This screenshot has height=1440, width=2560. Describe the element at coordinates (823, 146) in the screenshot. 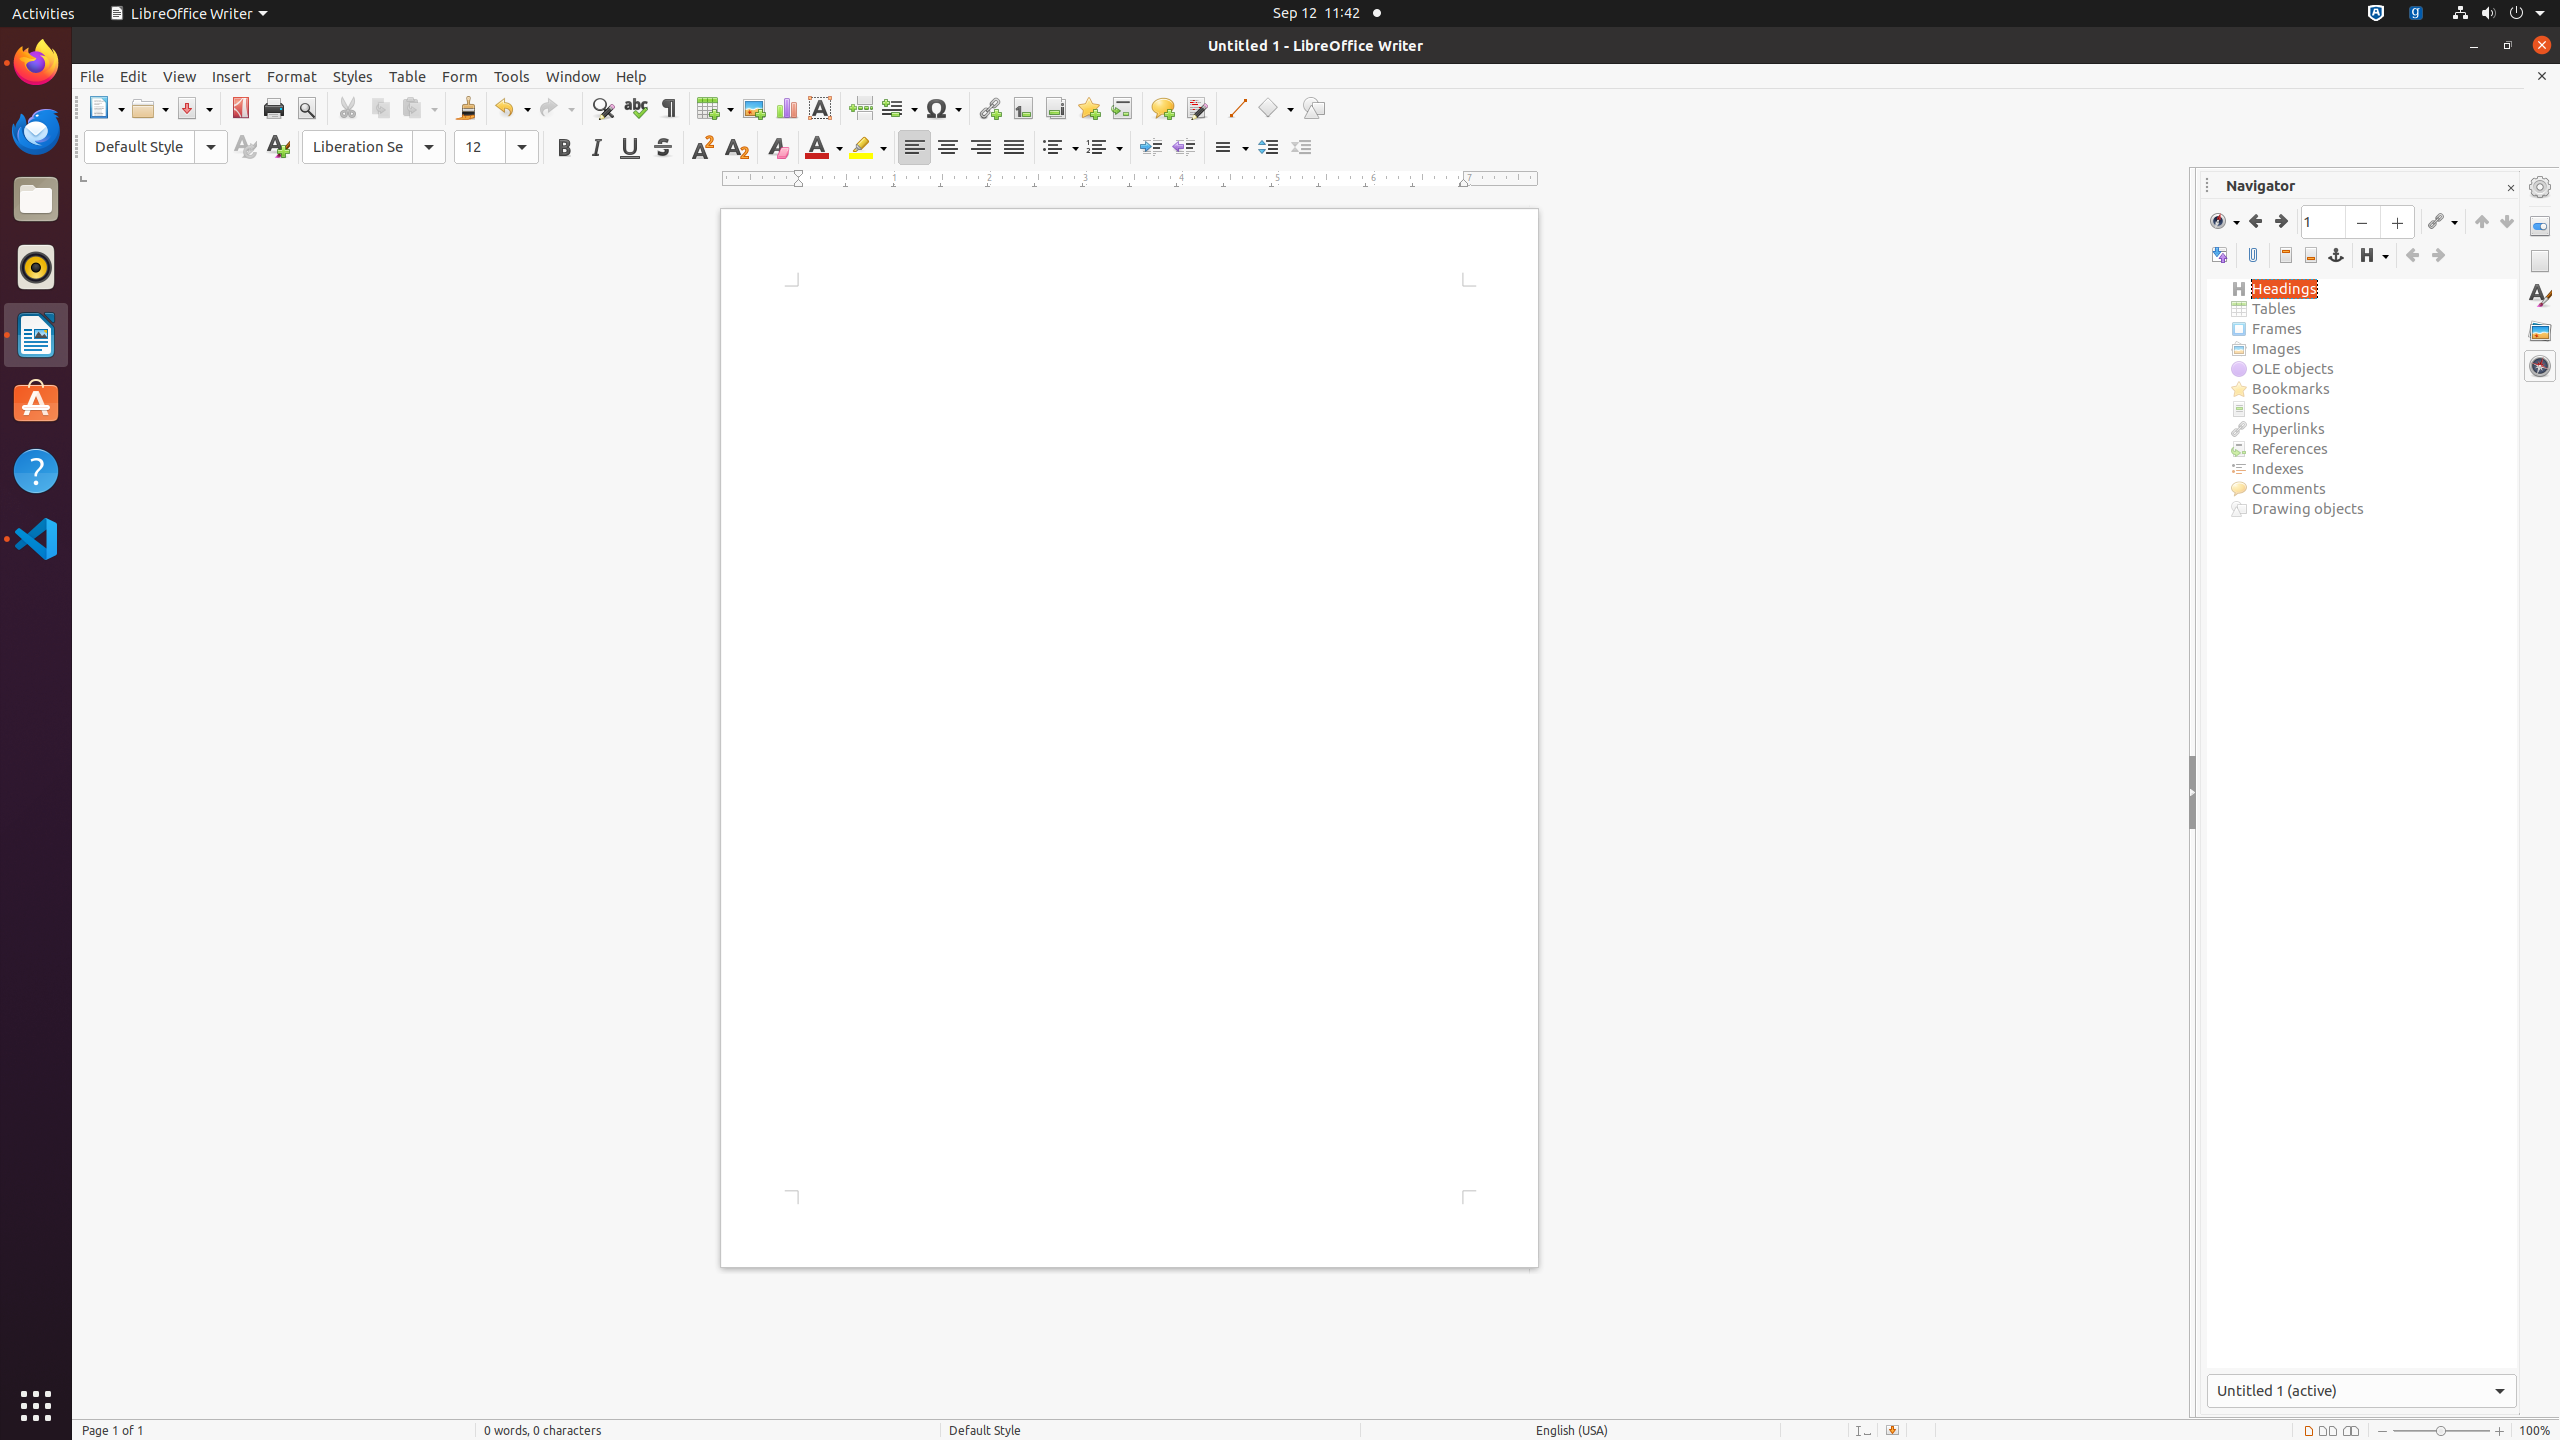

I see `'Font Color'` at that location.